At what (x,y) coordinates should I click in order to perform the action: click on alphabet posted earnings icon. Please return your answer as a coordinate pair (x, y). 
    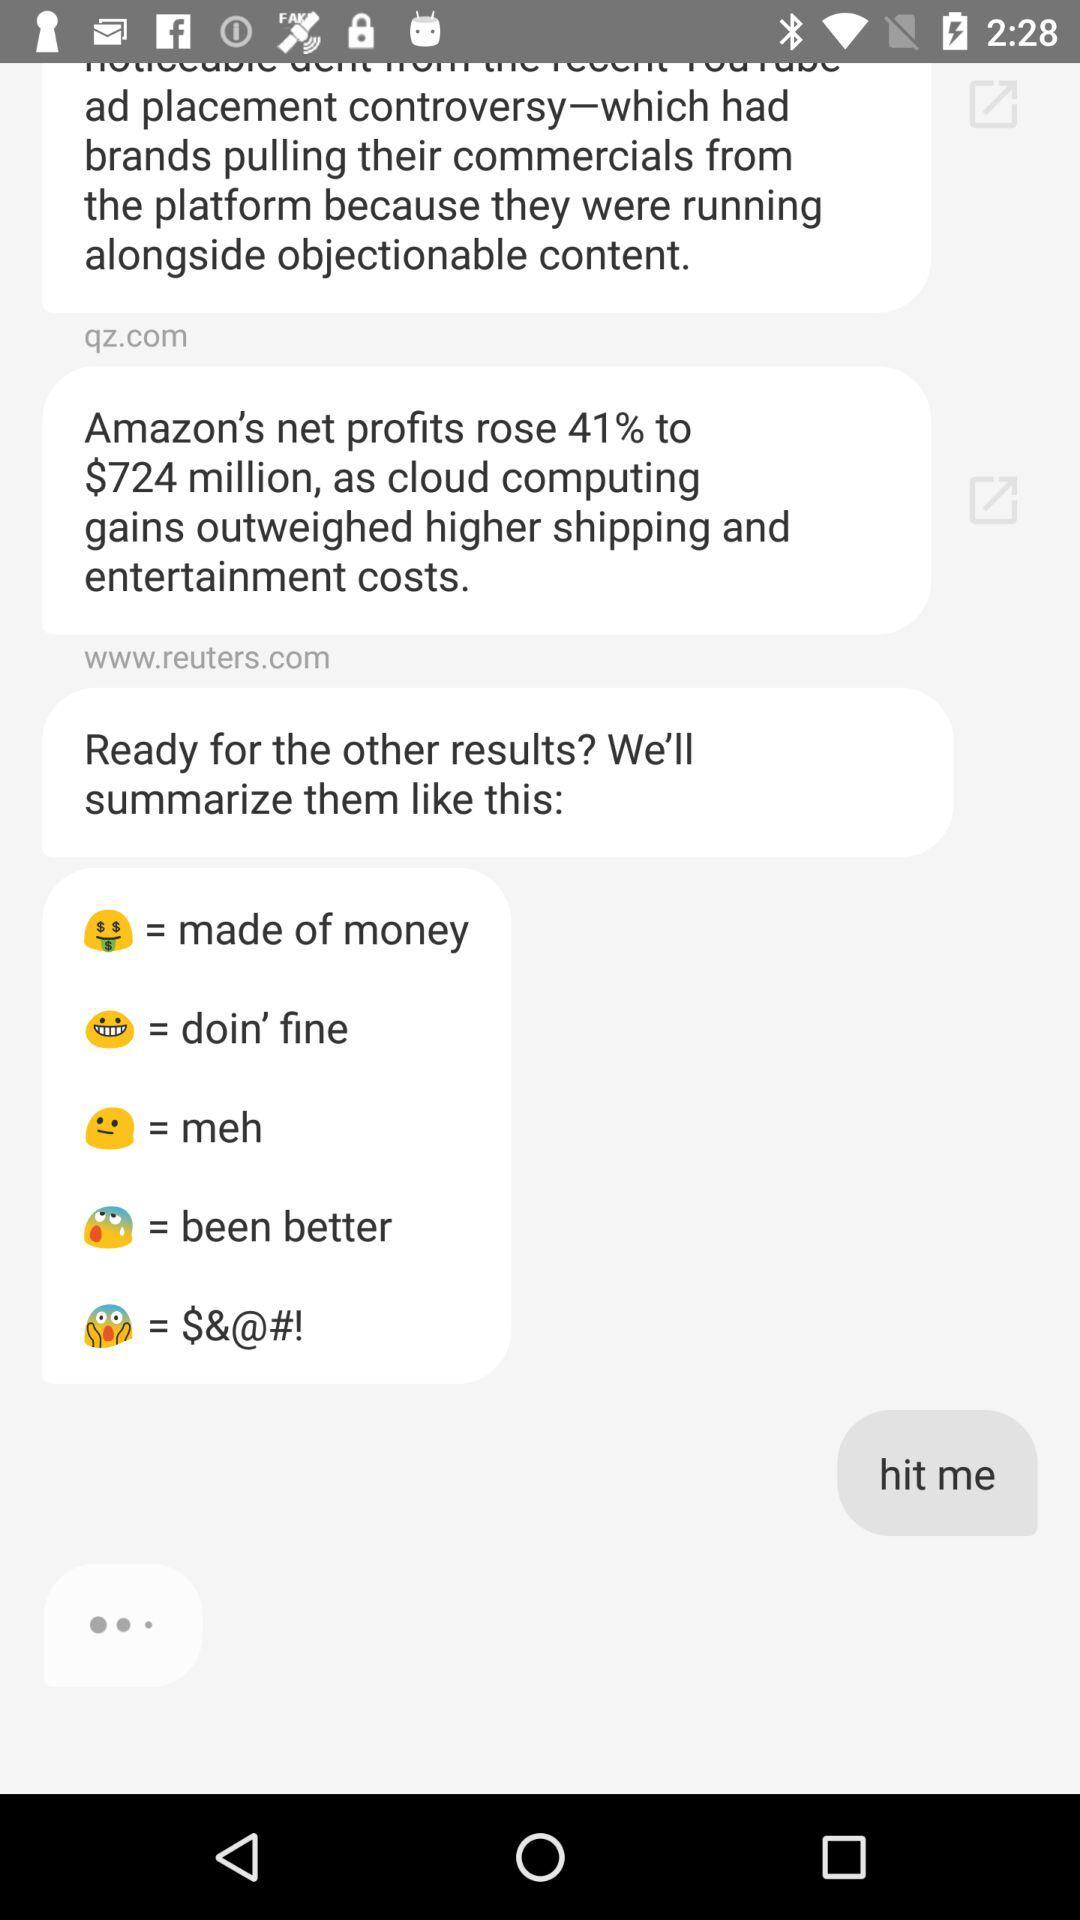
    Looking at the image, I should click on (486, 187).